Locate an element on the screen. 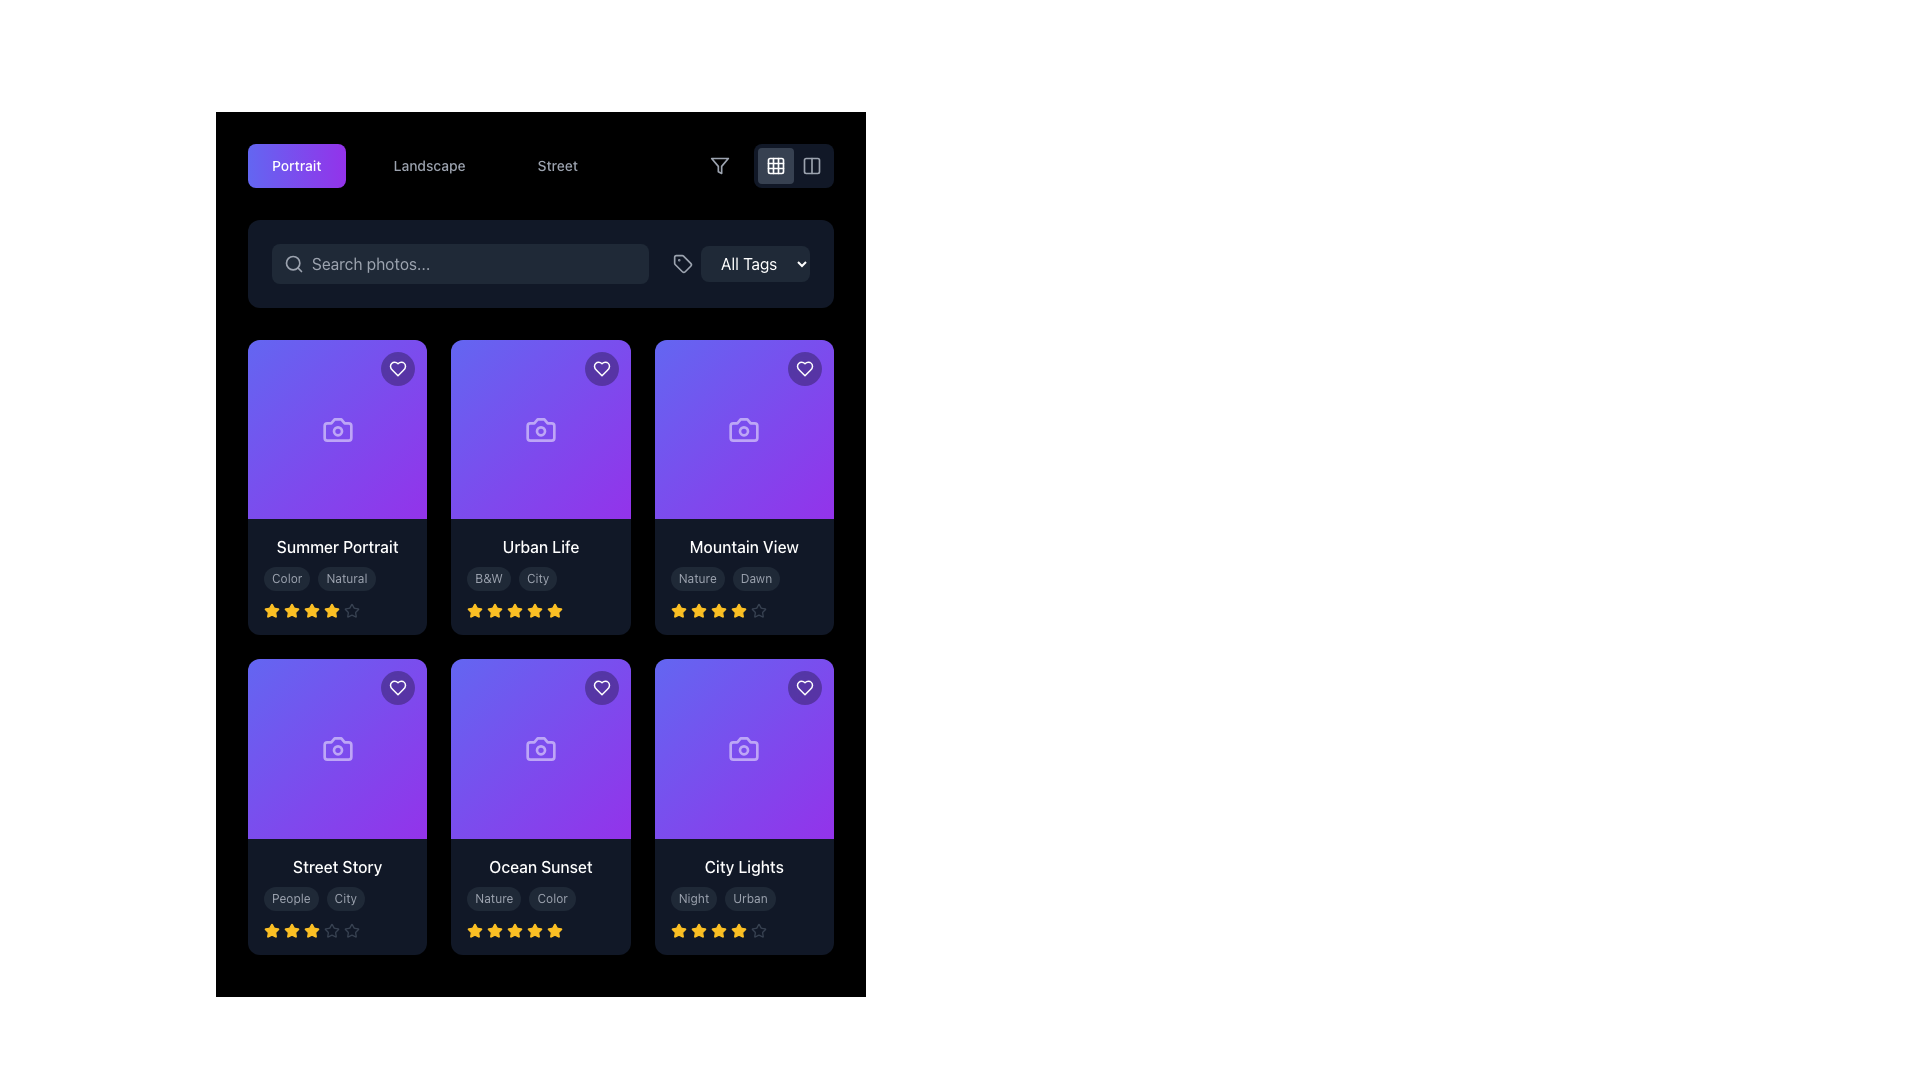  the composite card element displaying 'City Lights' with tags 'Night' and 'Urban' and a rating of four stars filled in amber is located at coordinates (743, 895).